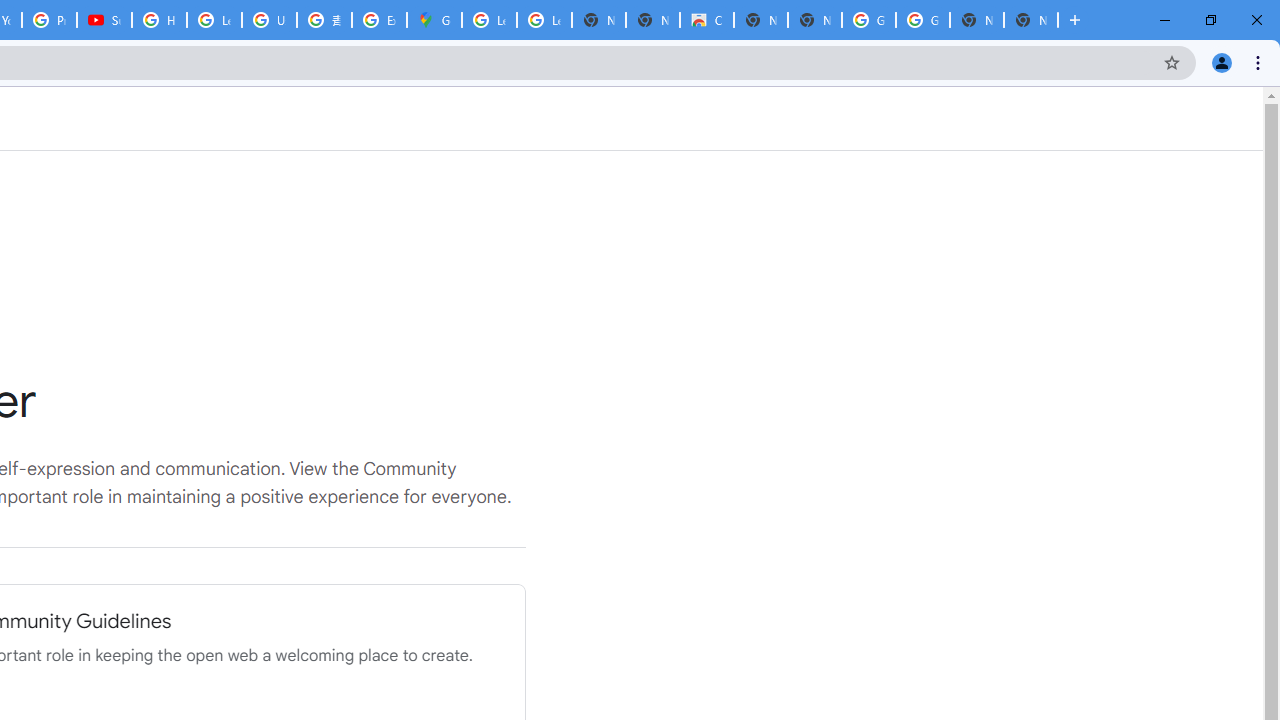 Image resolution: width=1280 pixels, height=720 pixels. What do you see at coordinates (433, 20) in the screenshot?
I see `'Google Maps'` at bounding box center [433, 20].